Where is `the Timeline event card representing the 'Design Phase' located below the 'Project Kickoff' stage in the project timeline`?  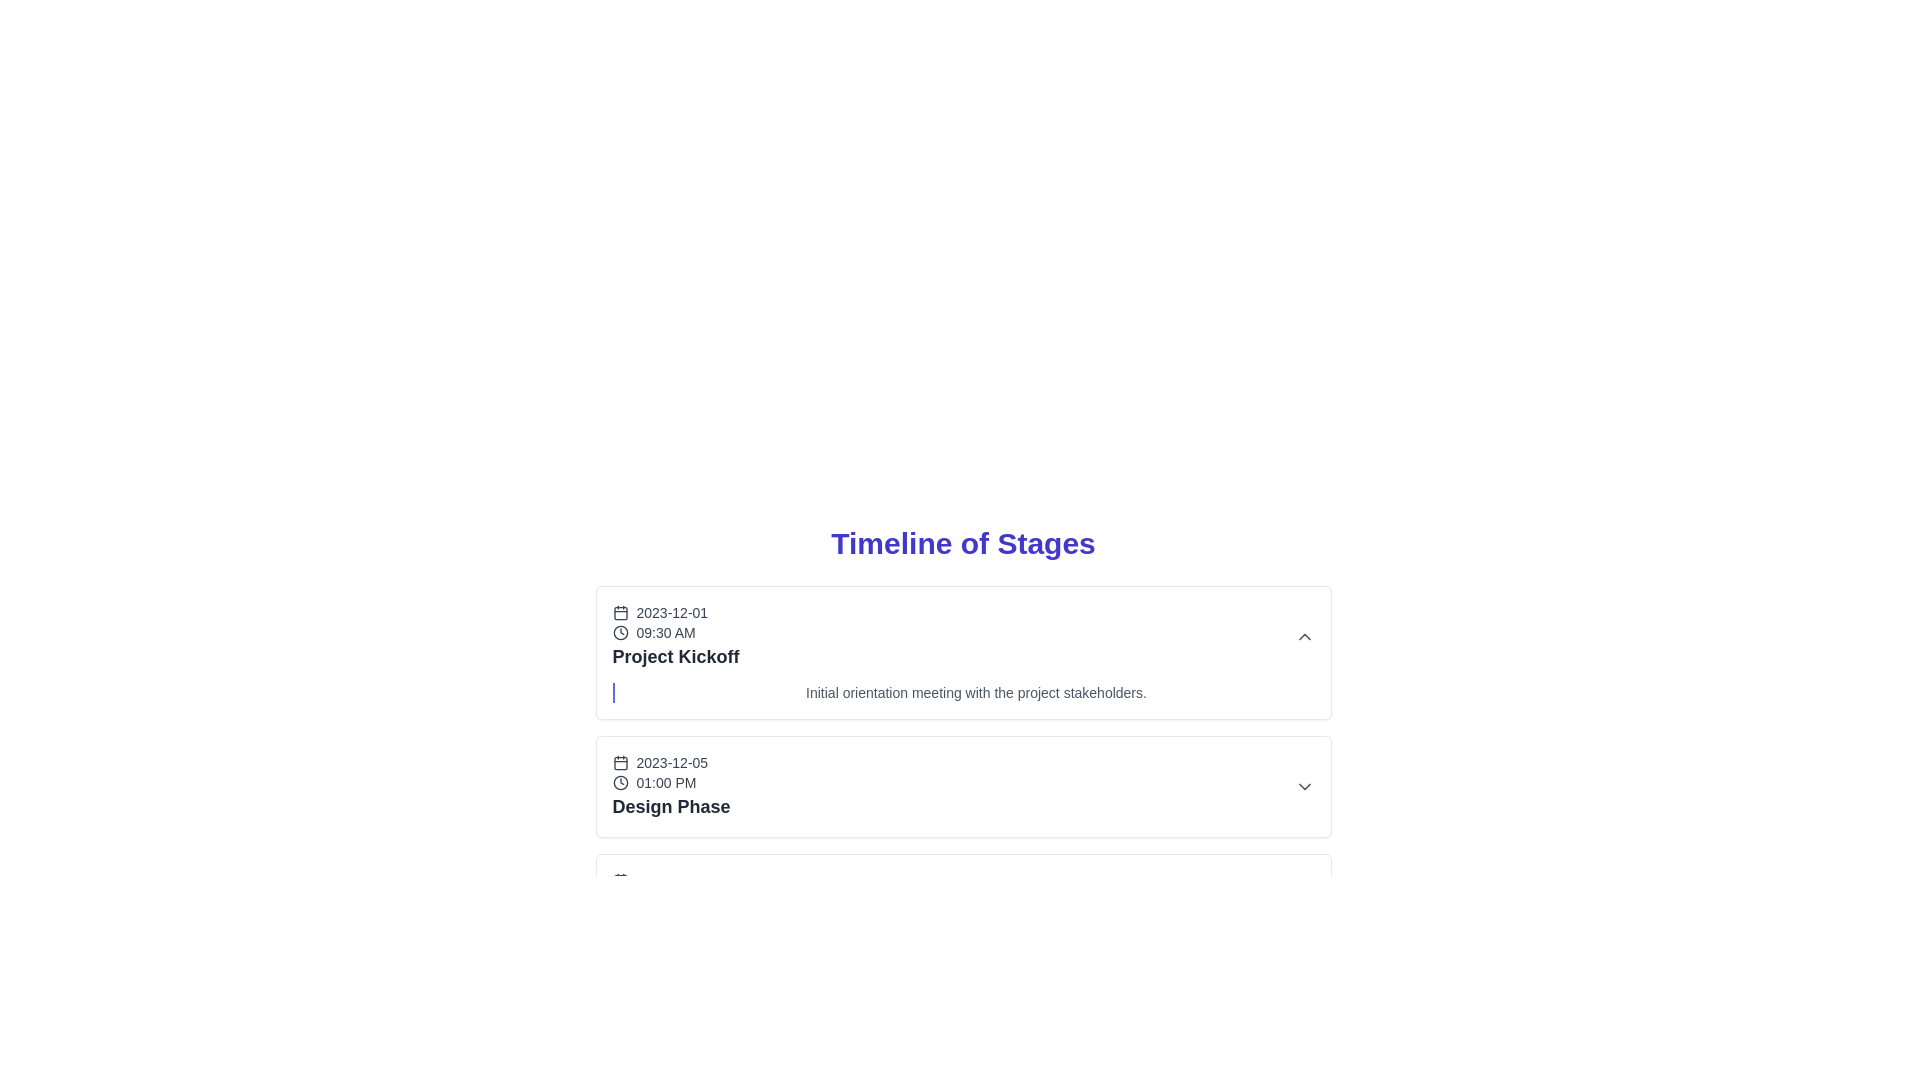 the Timeline event card representing the 'Design Phase' located below the 'Project Kickoff' stage in the project timeline is located at coordinates (963, 740).